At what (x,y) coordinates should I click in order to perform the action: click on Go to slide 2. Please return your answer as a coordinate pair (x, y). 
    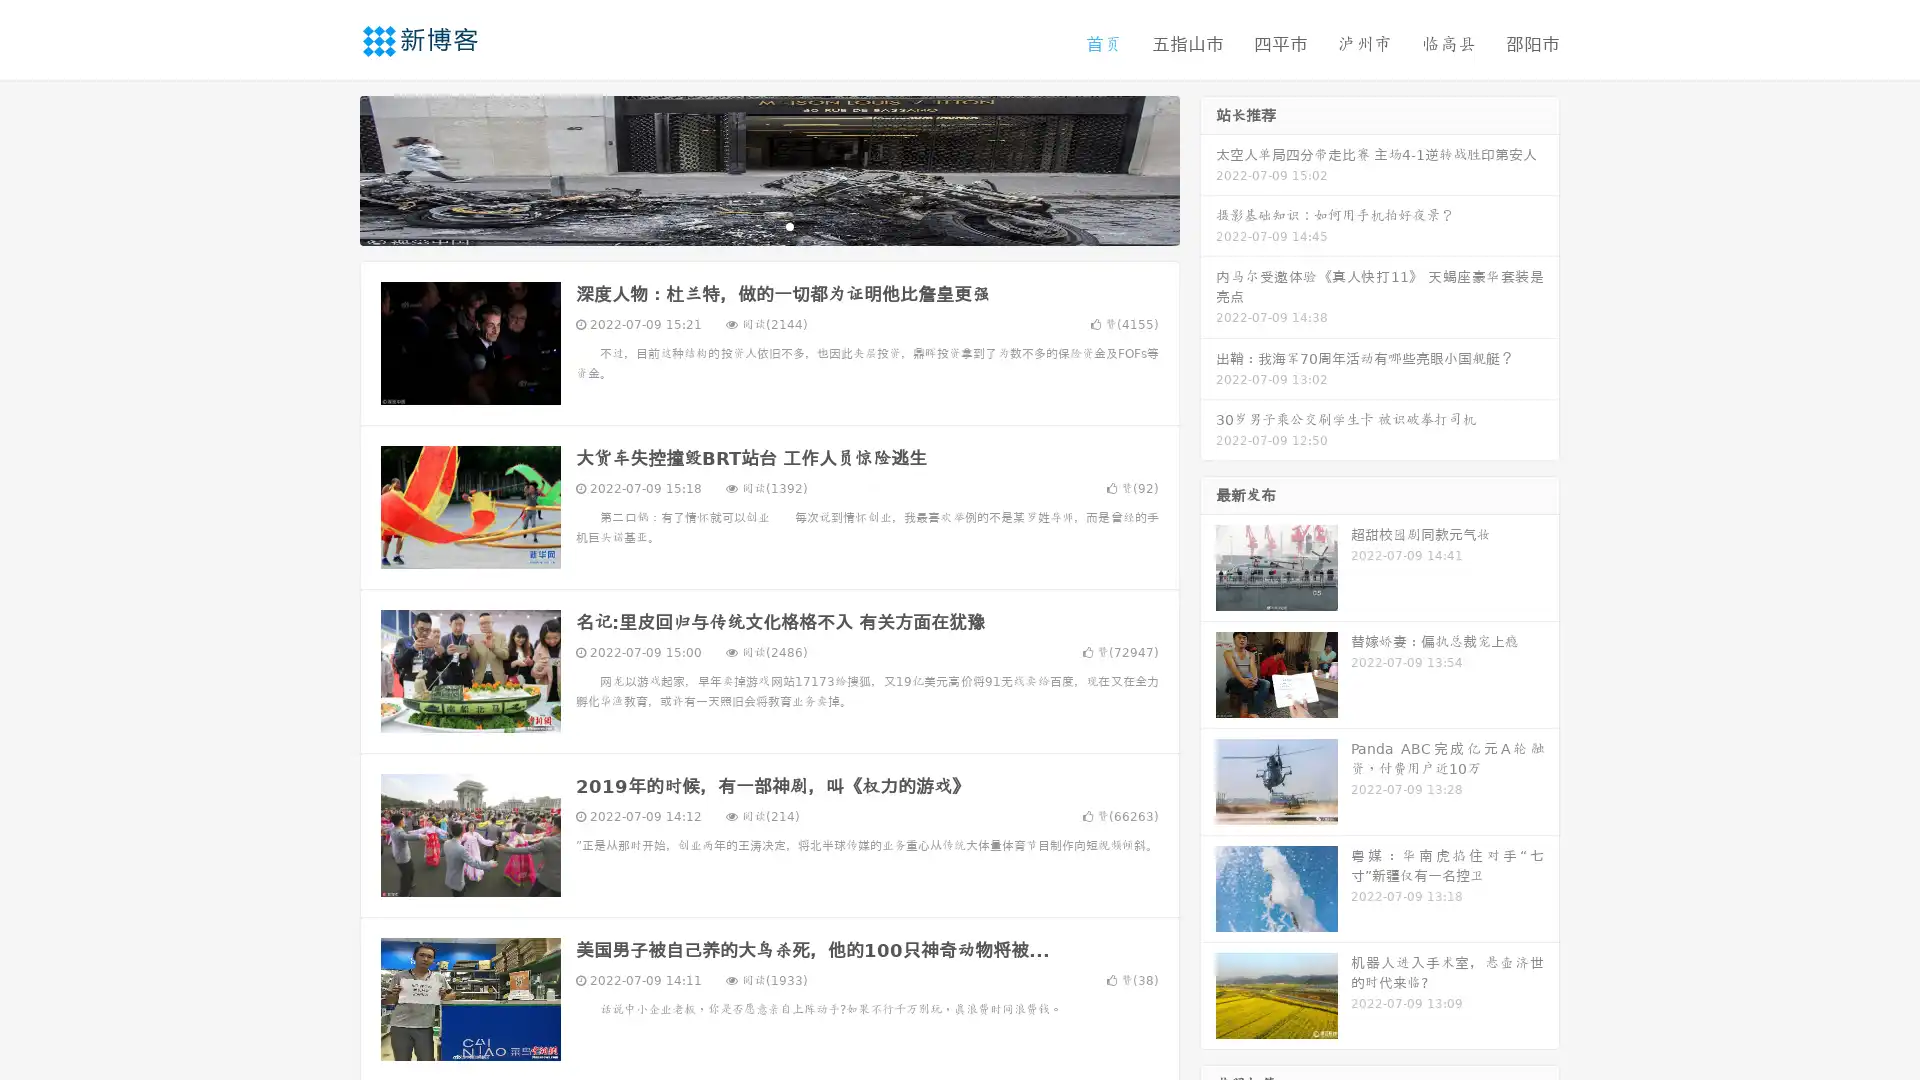
    Looking at the image, I should click on (768, 225).